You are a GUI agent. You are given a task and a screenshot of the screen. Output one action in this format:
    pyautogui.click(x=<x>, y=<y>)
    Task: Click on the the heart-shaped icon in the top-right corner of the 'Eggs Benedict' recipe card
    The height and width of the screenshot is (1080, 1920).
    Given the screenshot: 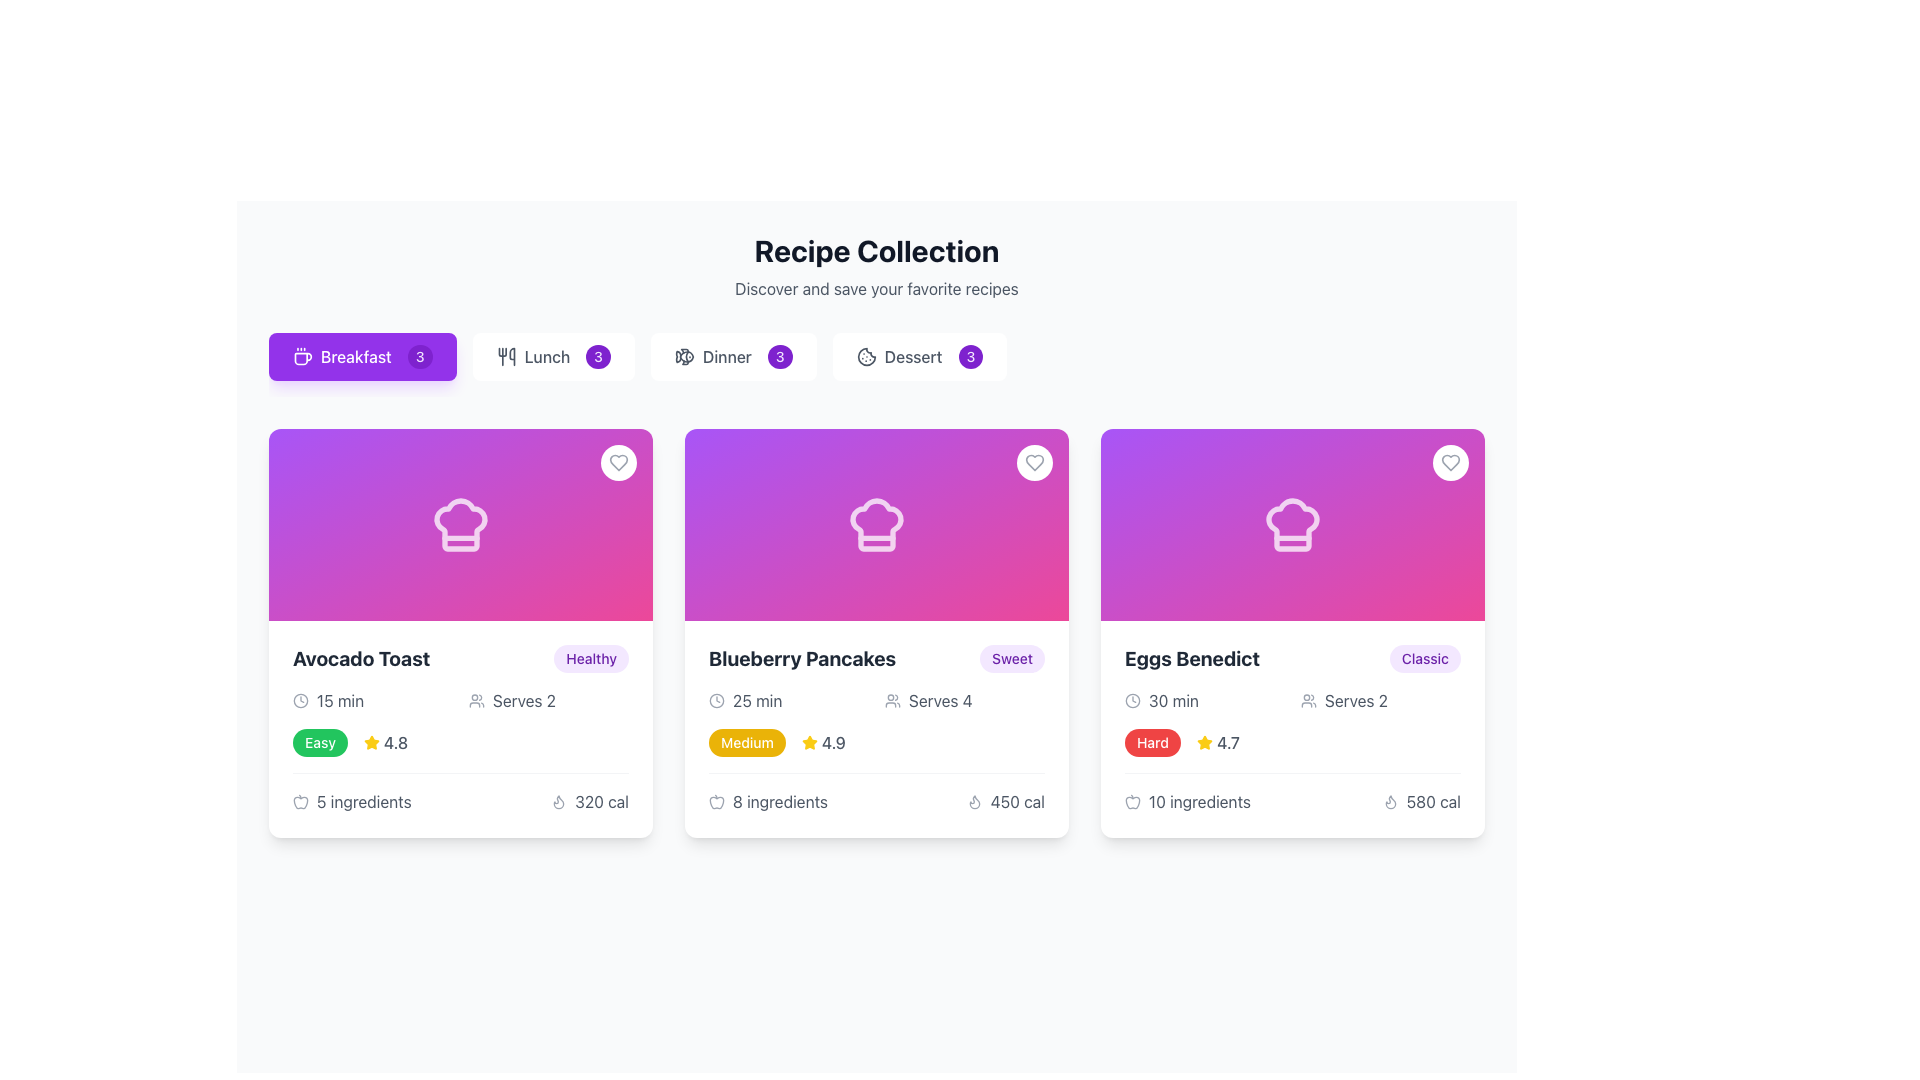 What is the action you would take?
    pyautogui.click(x=1450, y=462)
    